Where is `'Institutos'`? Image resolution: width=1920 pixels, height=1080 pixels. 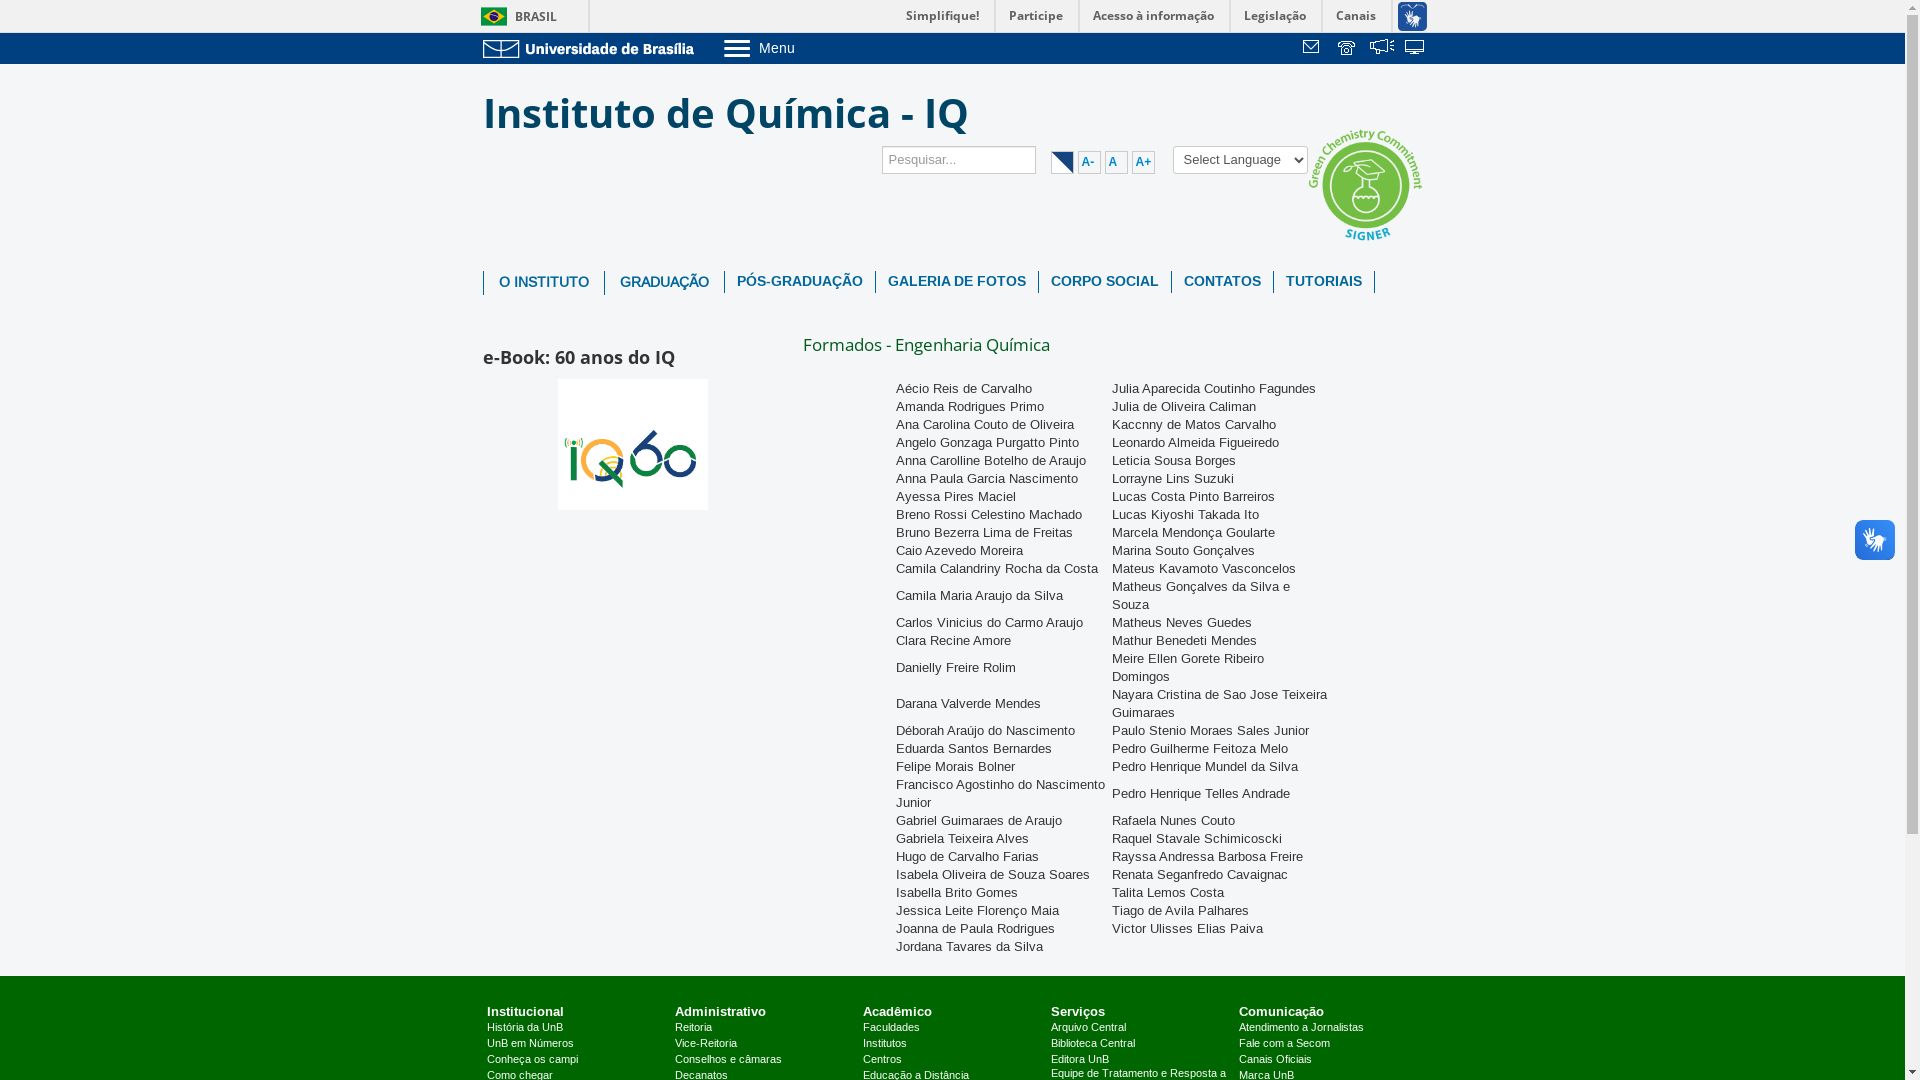
'Institutos' is located at coordinates (883, 1043).